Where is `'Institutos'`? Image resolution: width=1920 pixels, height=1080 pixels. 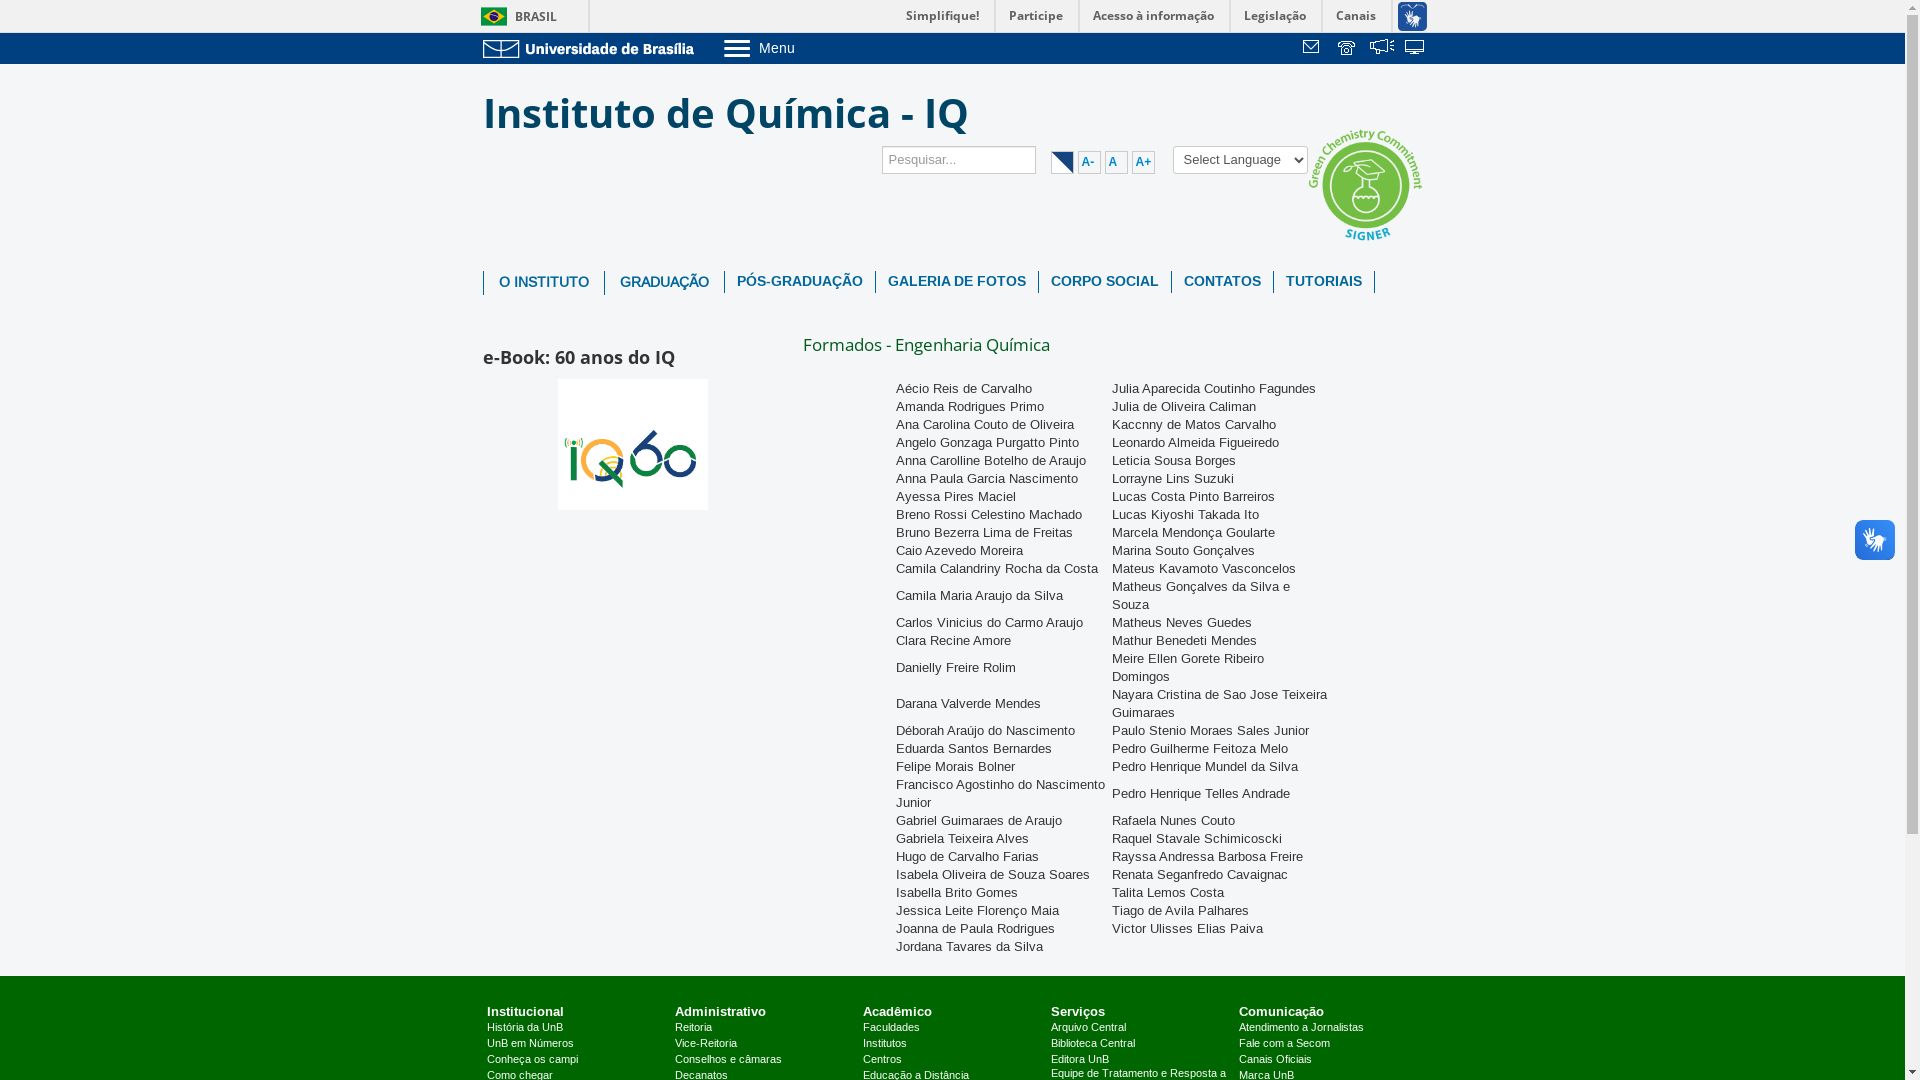
'Institutos' is located at coordinates (883, 1043).